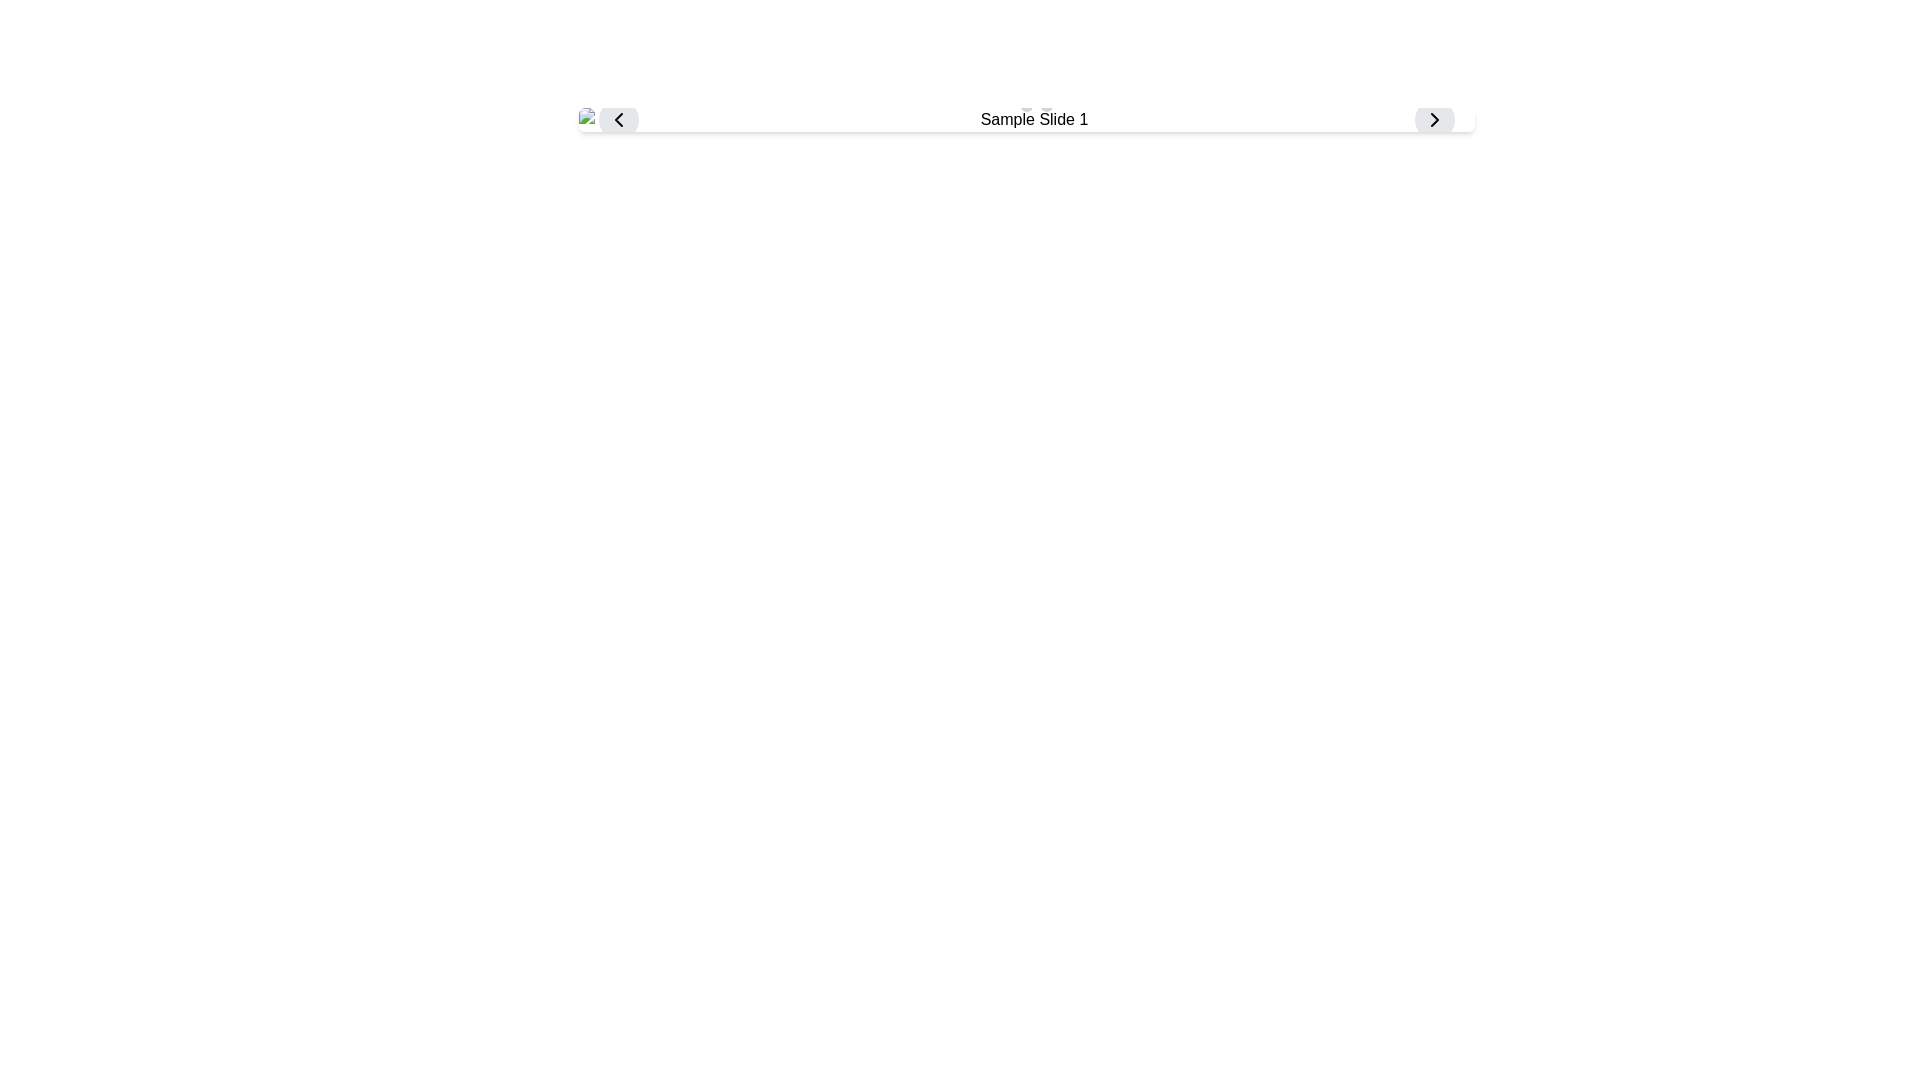  What do you see at coordinates (617, 119) in the screenshot?
I see `the left-pointing chevron icon located in the top-left corner of the interface, next to the page title 'Sample Slide 1'` at bounding box center [617, 119].